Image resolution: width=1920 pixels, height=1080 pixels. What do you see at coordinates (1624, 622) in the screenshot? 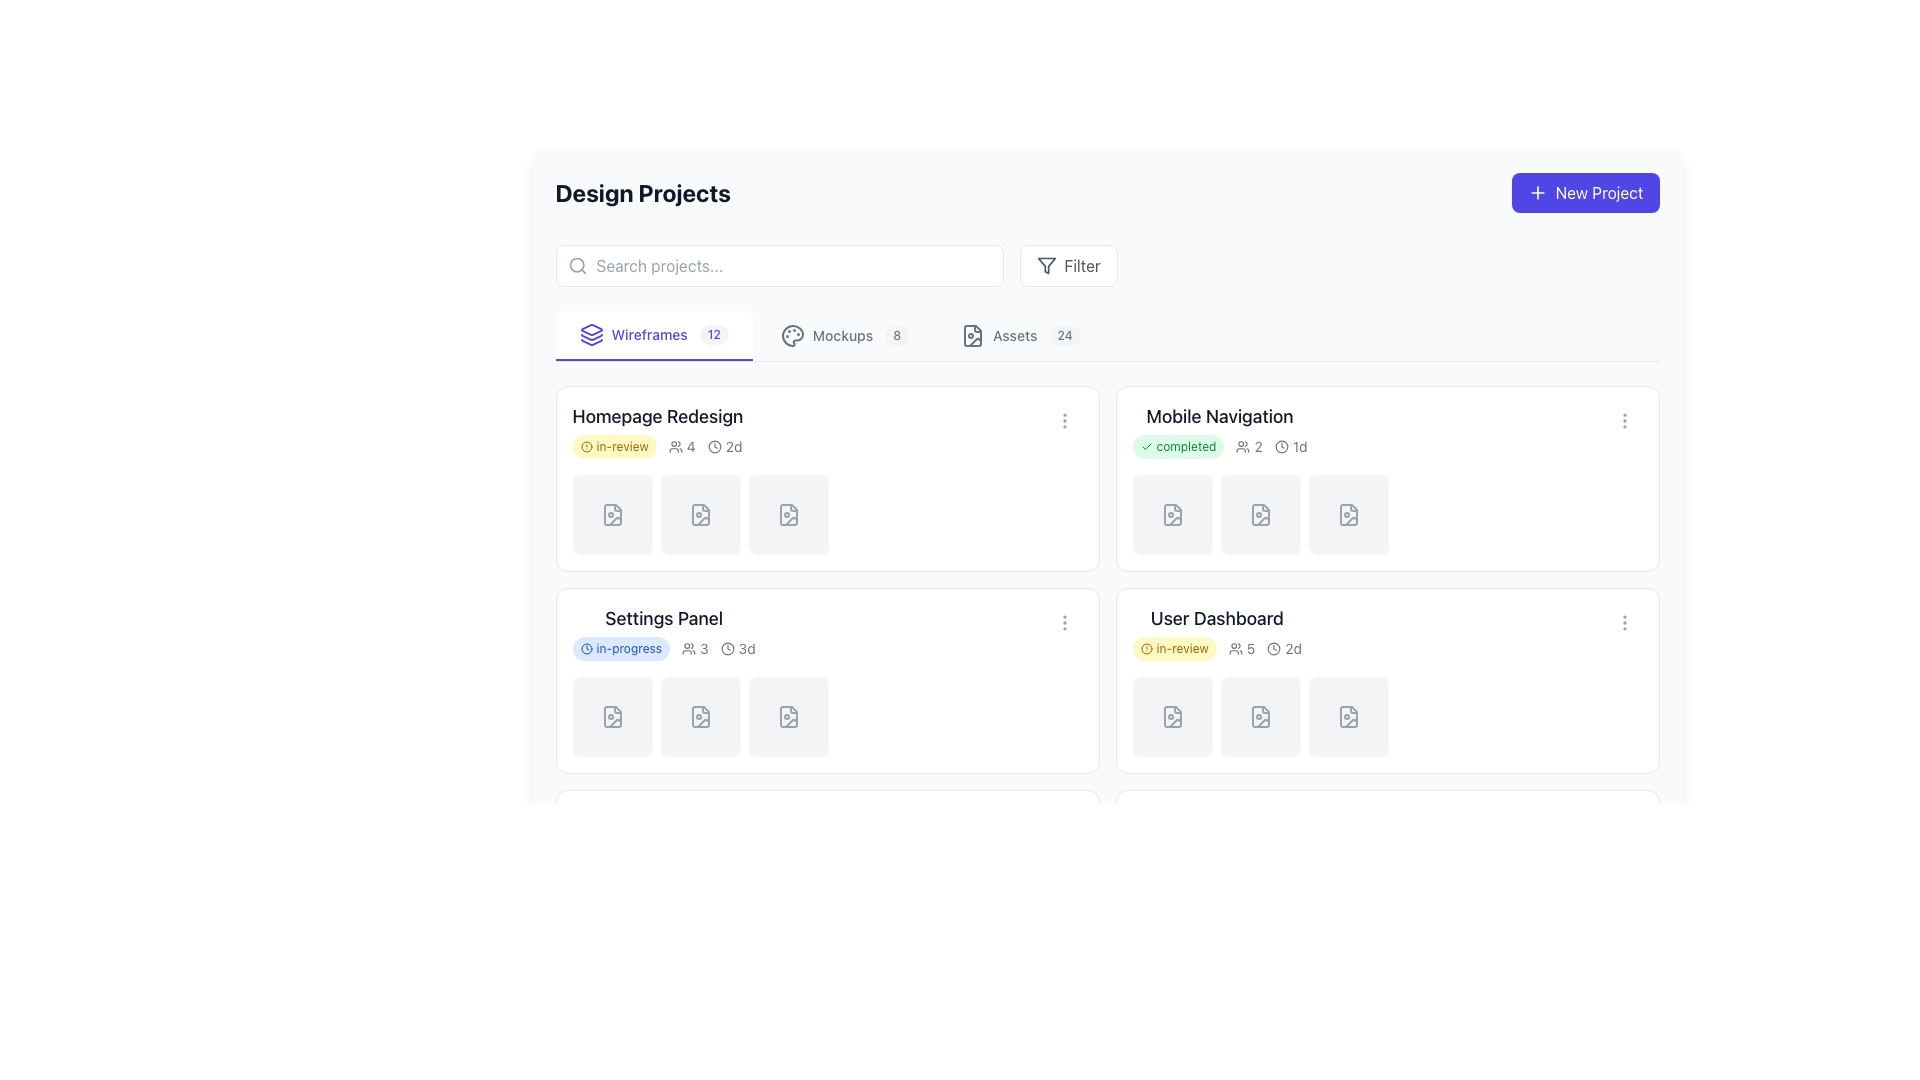
I see `the vertical ellipsis icon button located in the upper-right corner of the 'User Dashboard' card` at bounding box center [1624, 622].